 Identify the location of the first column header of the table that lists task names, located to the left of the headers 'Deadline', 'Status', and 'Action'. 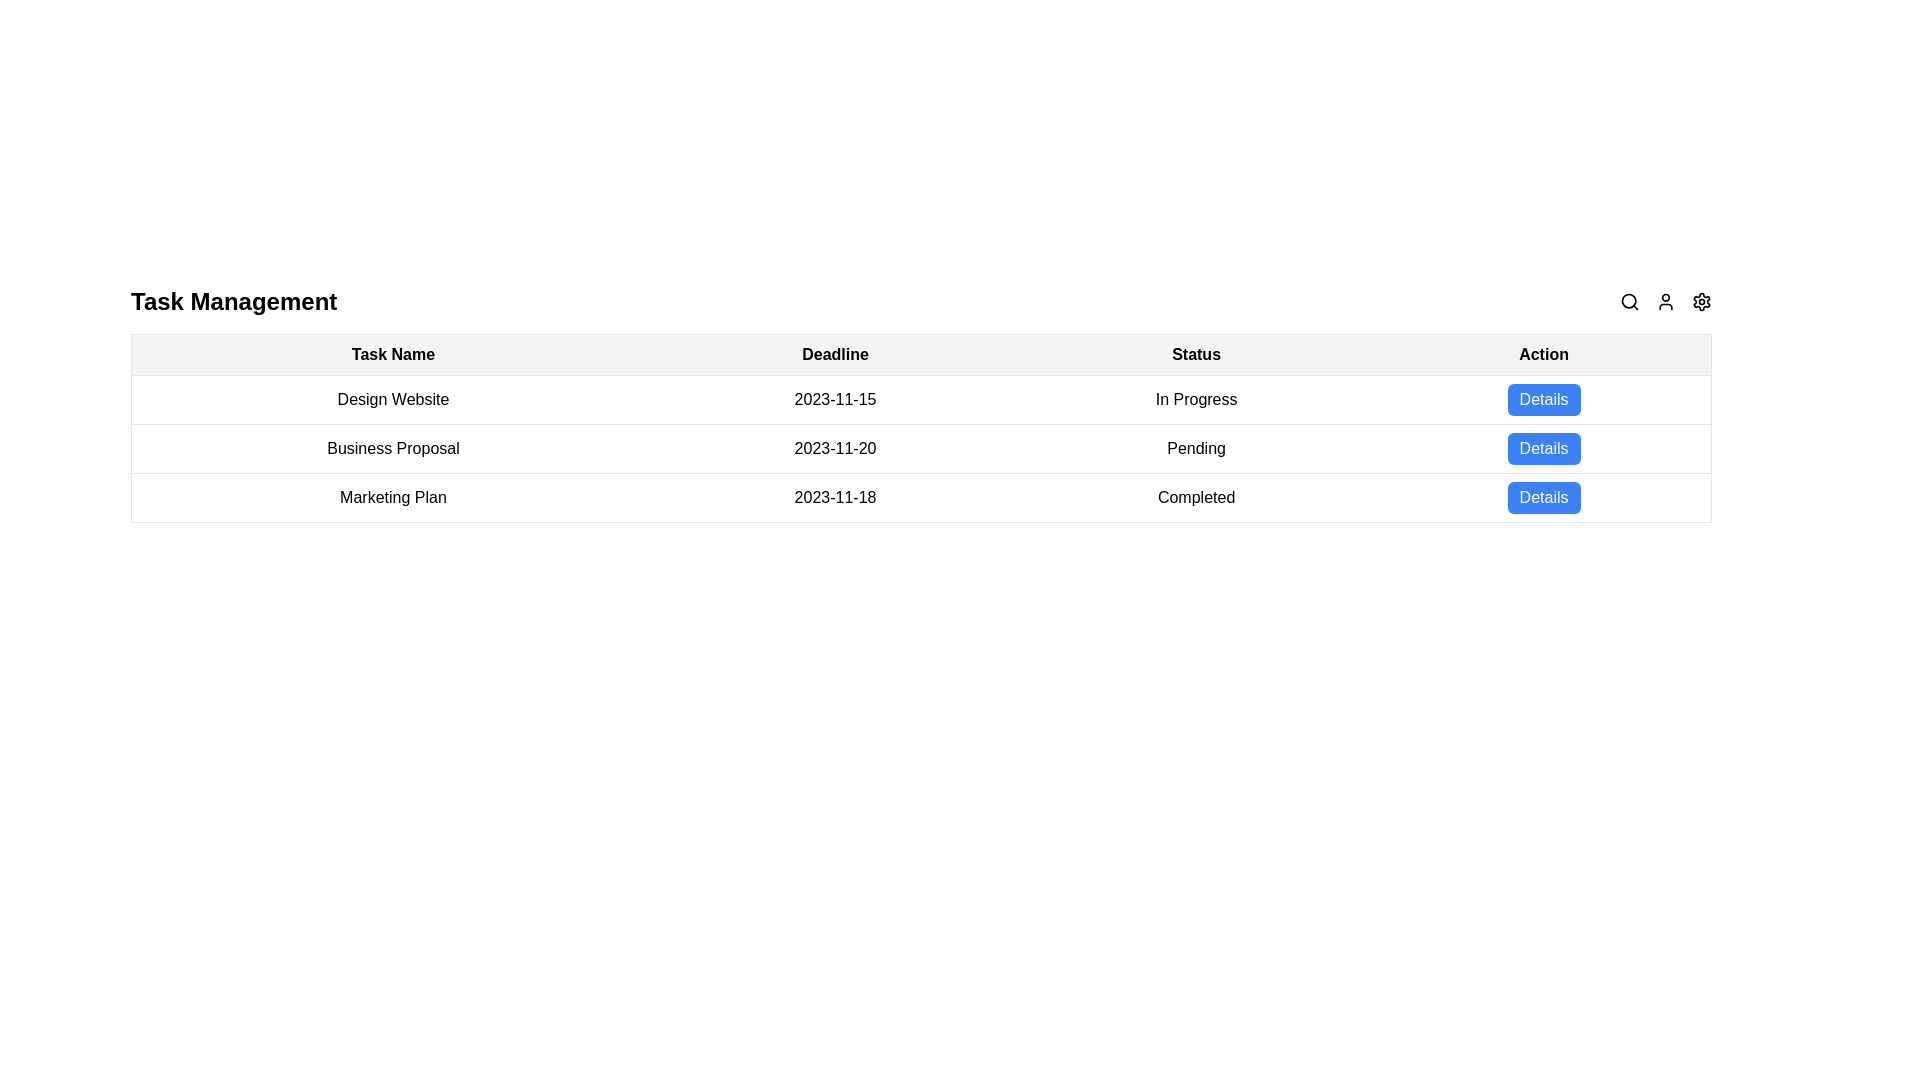
(393, 353).